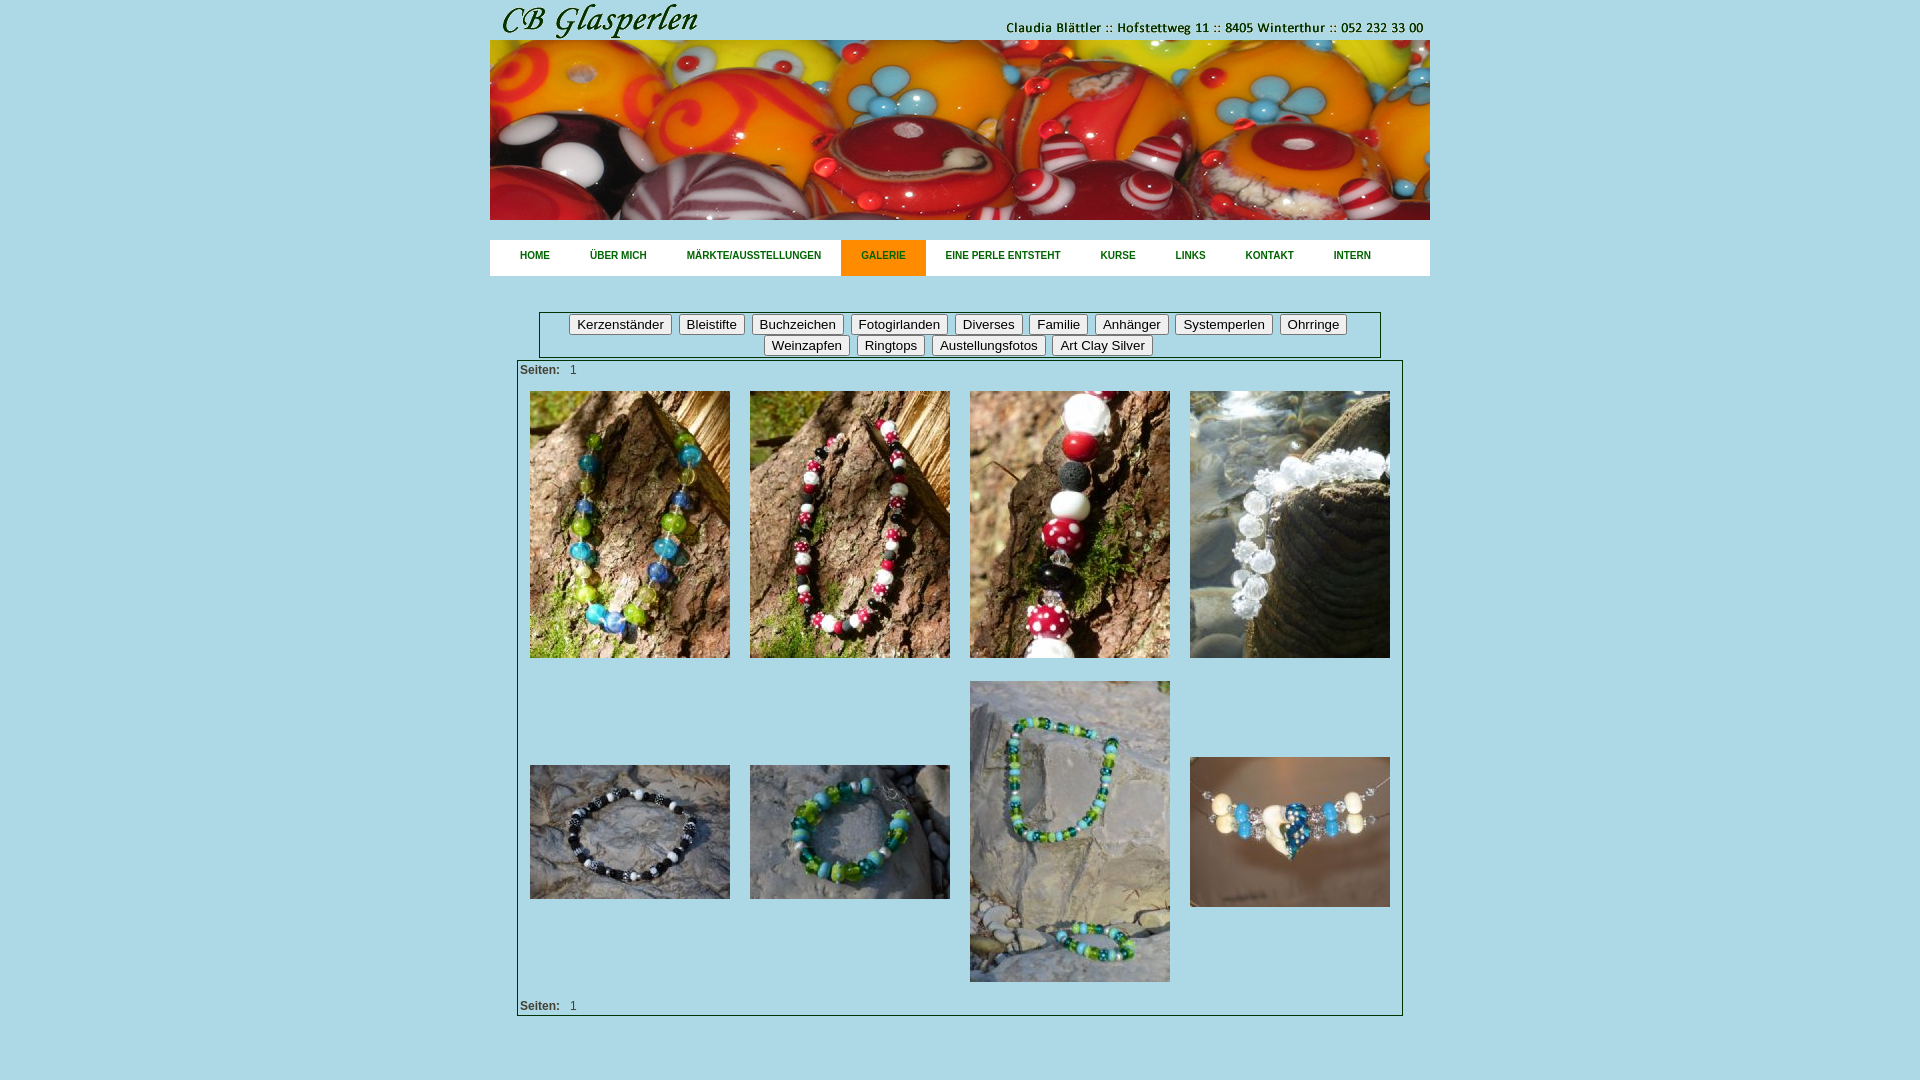 Image resolution: width=1920 pixels, height=1080 pixels. I want to click on 'Familie', so click(1057, 323).